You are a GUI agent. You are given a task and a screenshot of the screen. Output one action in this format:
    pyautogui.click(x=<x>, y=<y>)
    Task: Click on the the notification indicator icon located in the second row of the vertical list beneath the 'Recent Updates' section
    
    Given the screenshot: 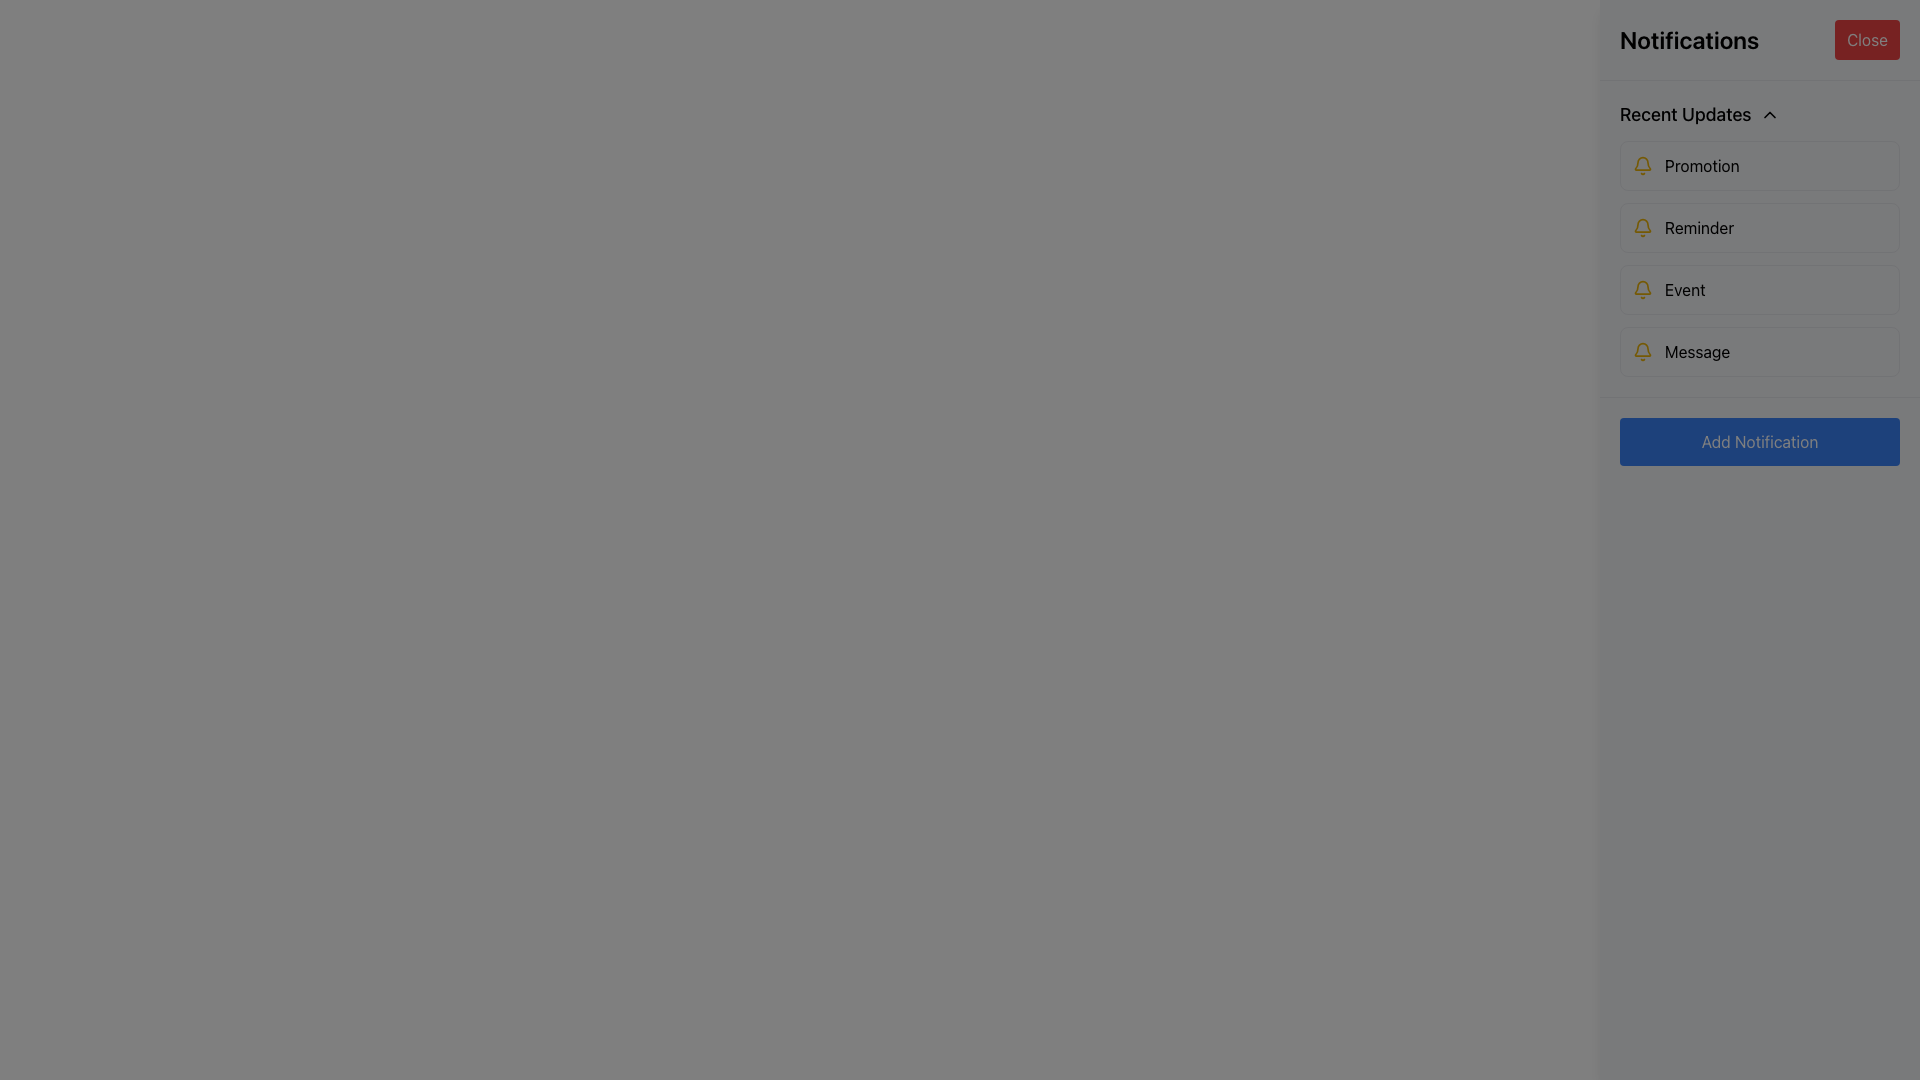 What is the action you would take?
    pyautogui.click(x=1642, y=225)
    